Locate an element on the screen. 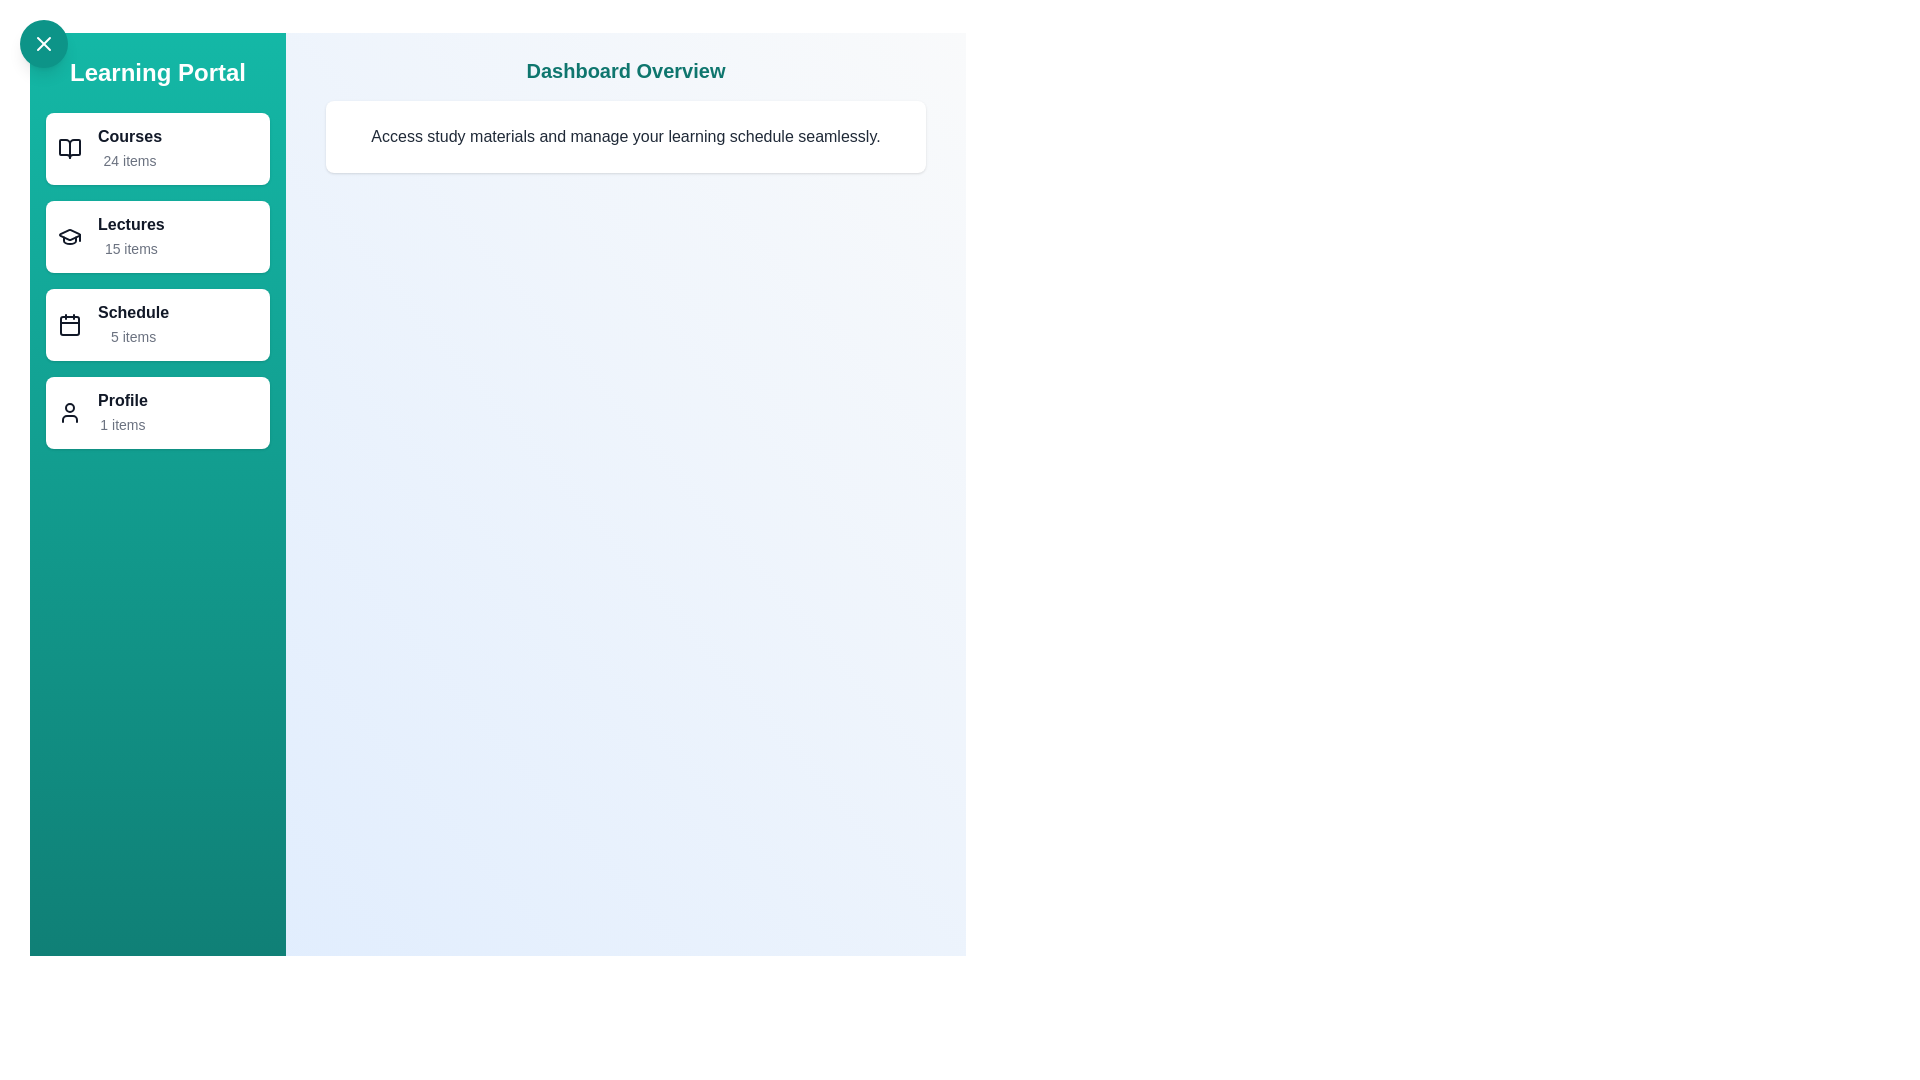 This screenshot has height=1080, width=1920. button in the top left corner to toggle the navigation drawer is located at coordinates (43, 43).